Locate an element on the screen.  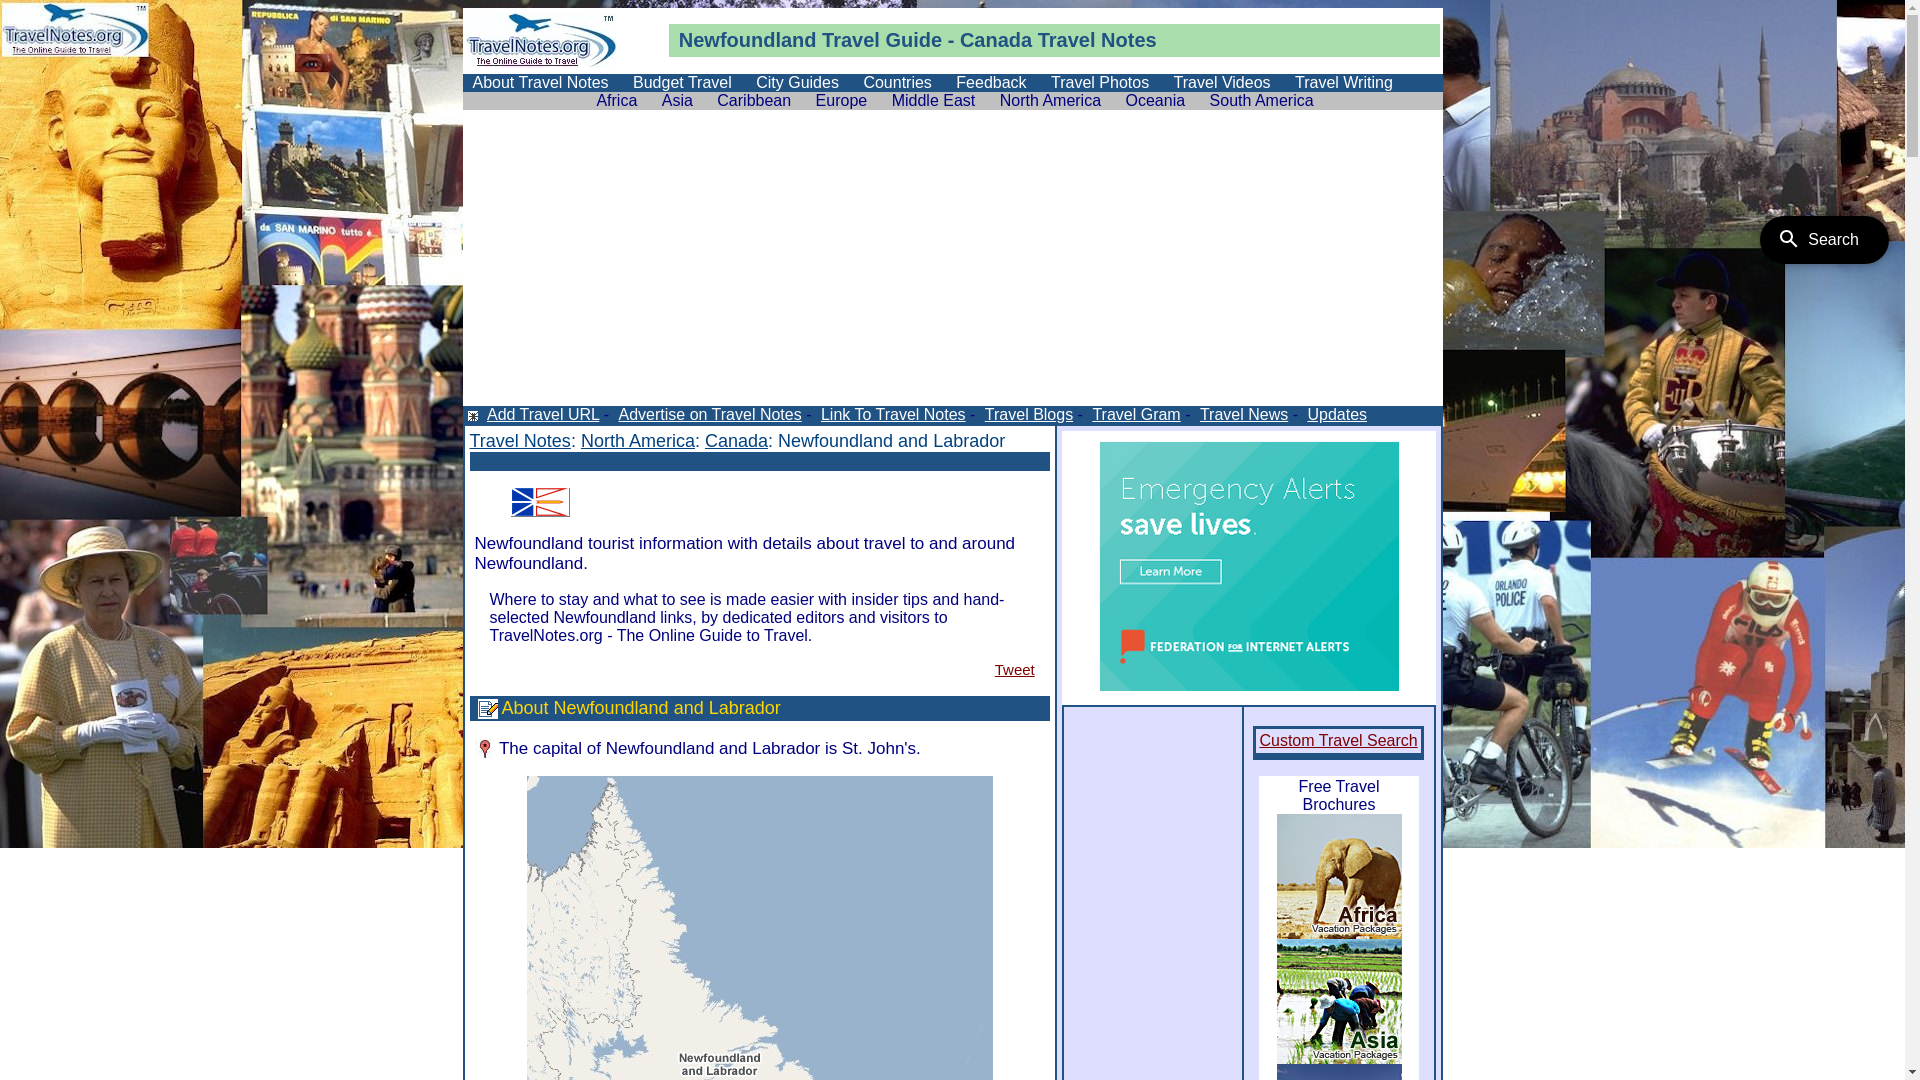
'Caribbean' is located at coordinates (752, 100).